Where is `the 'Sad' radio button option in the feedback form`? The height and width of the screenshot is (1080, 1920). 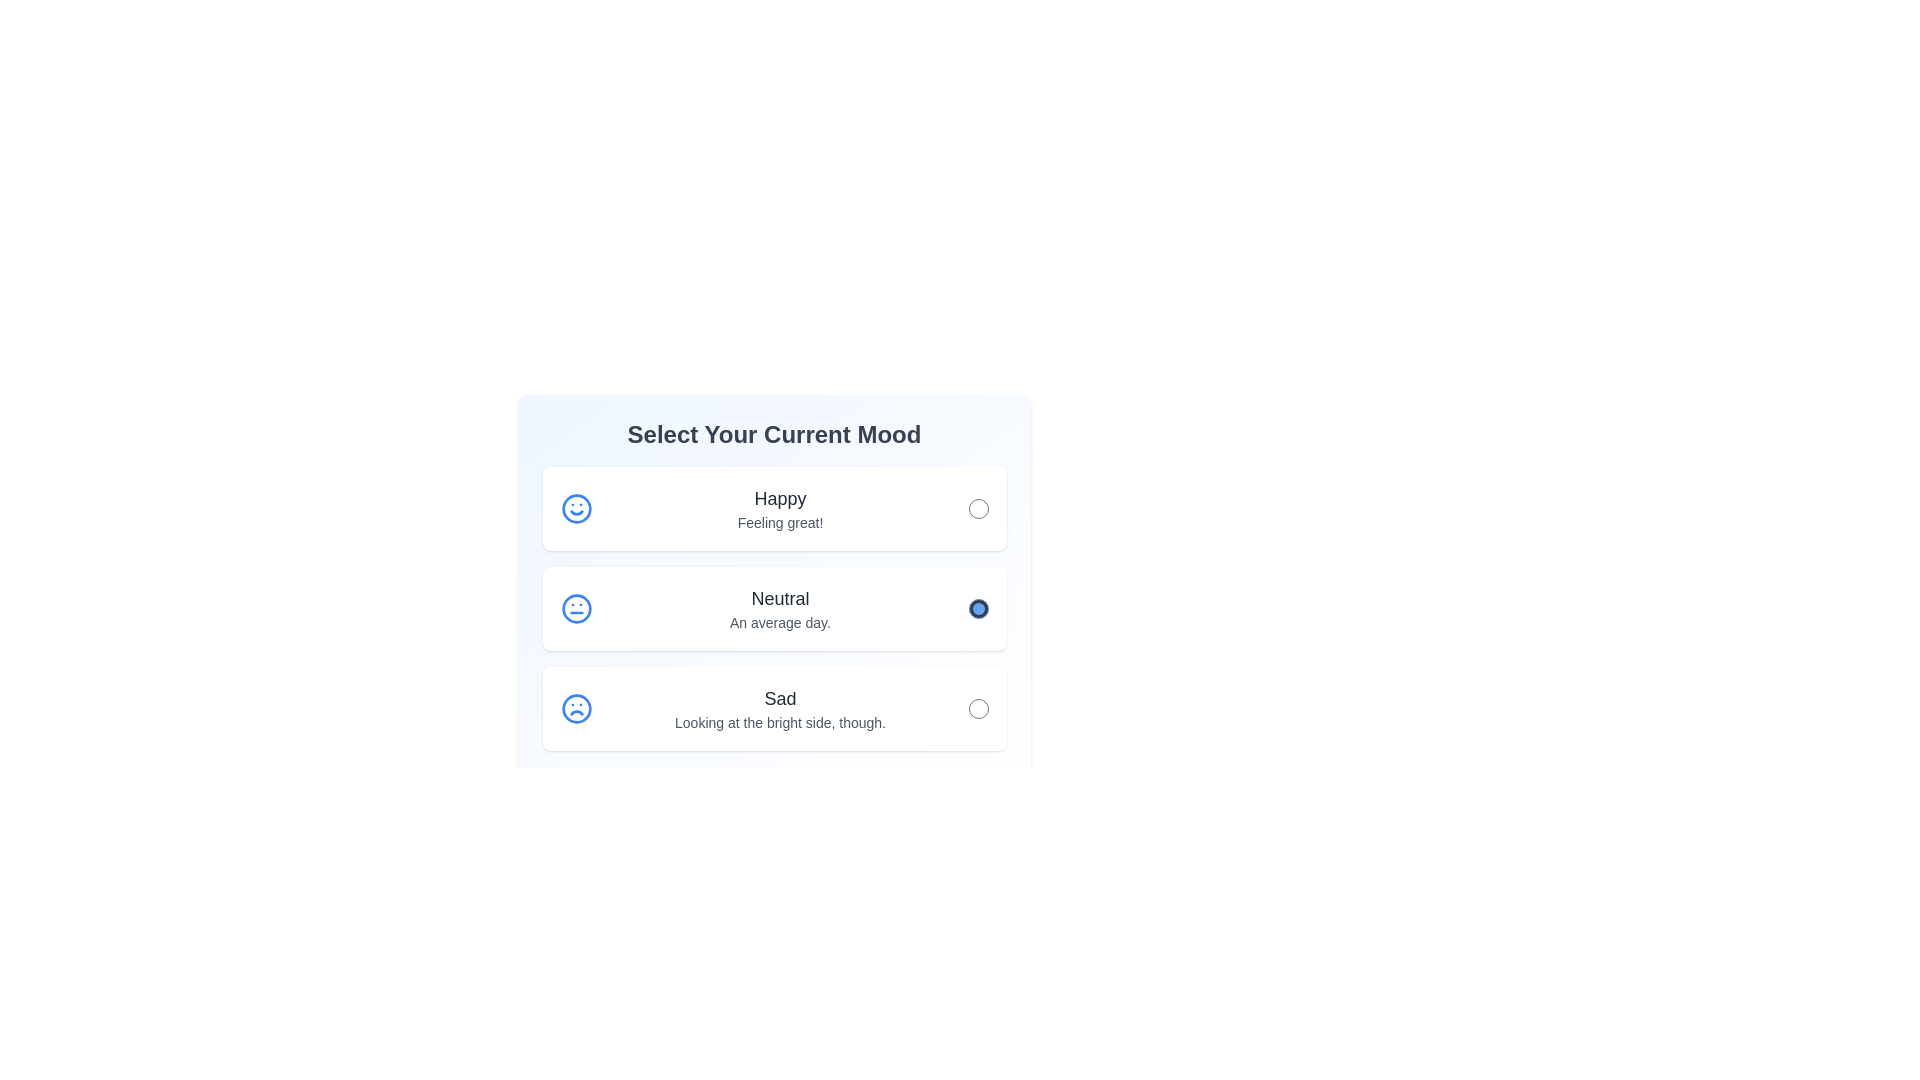
the 'Sad' radio button option in the feedback form is located at coordinates (773, 708).